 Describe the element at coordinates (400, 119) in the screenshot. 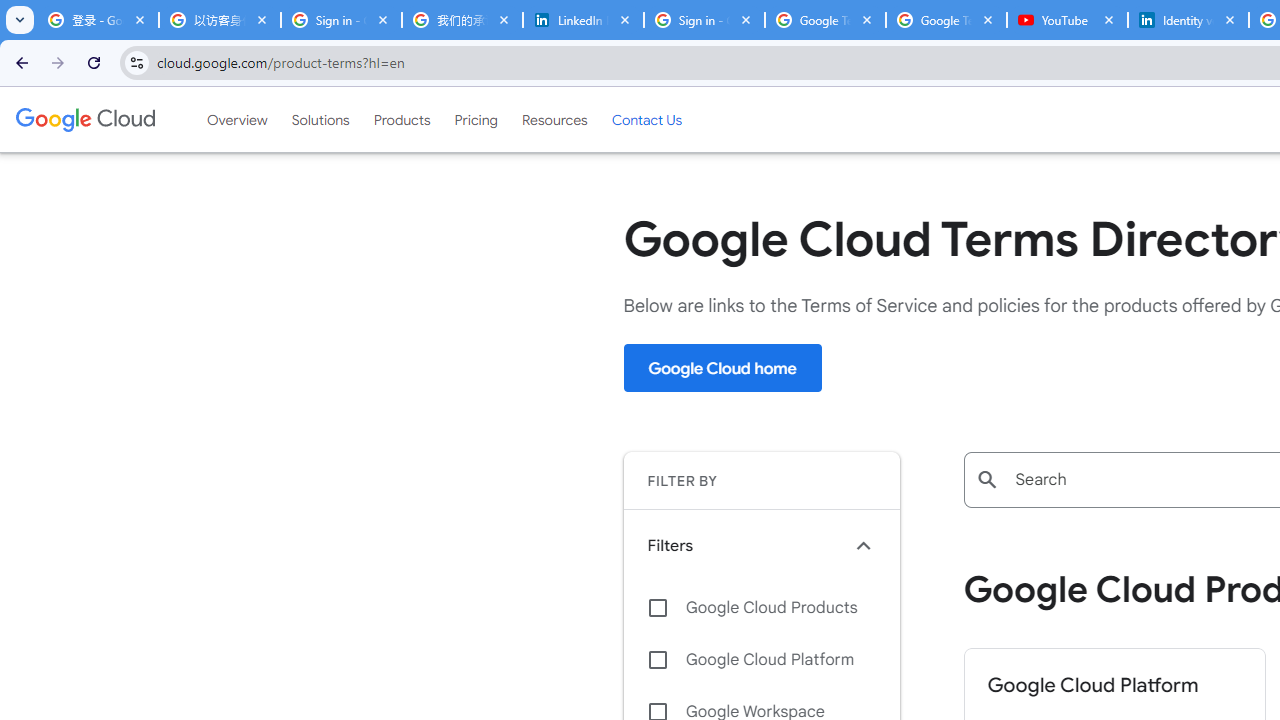

I see `'Products'` at that location.